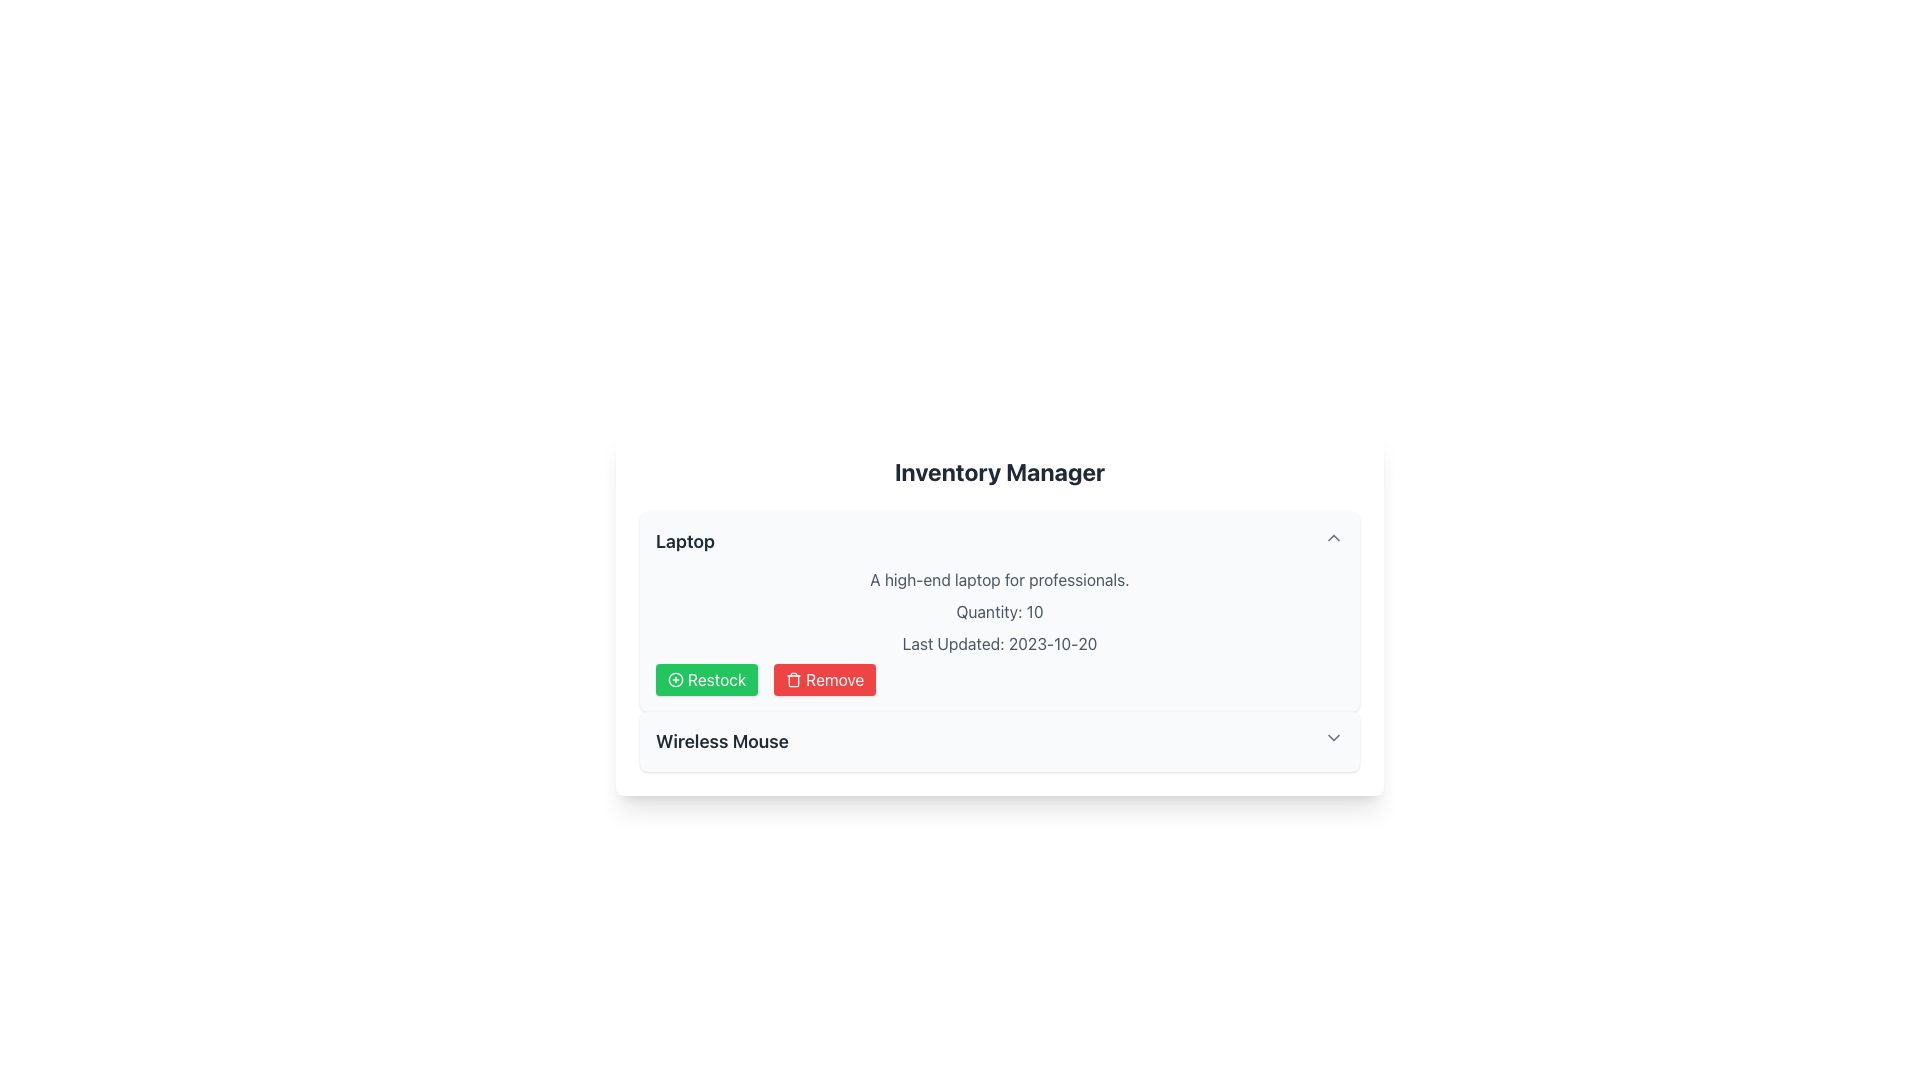 The height and width of the screenshot is (1080, 1920). What do you see at coordinates (685, 542) in the screenshot?
I see `the title text element at the top left of the item entry` at bounding box center [685, 542].